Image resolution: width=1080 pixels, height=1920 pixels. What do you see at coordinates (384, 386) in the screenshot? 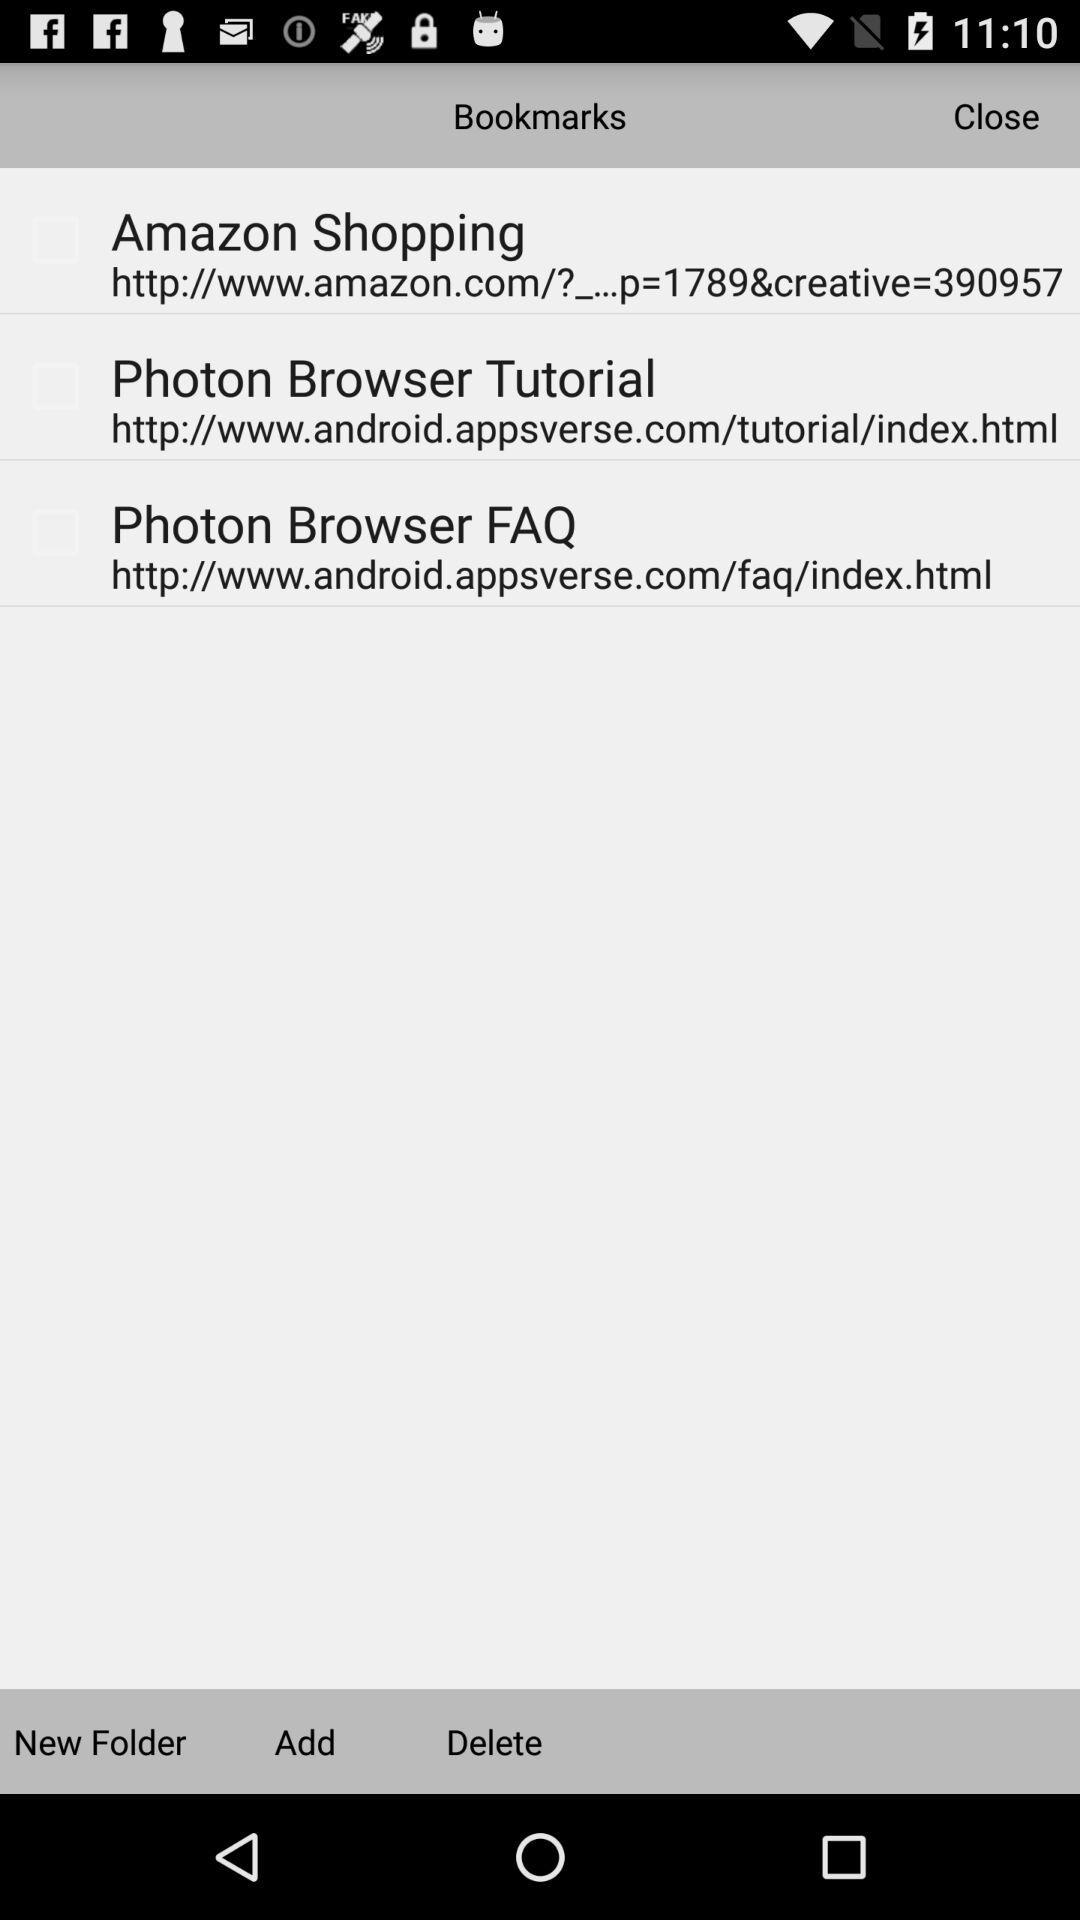
I see `the photon browser tutorial` at bounding box center [384, 386].